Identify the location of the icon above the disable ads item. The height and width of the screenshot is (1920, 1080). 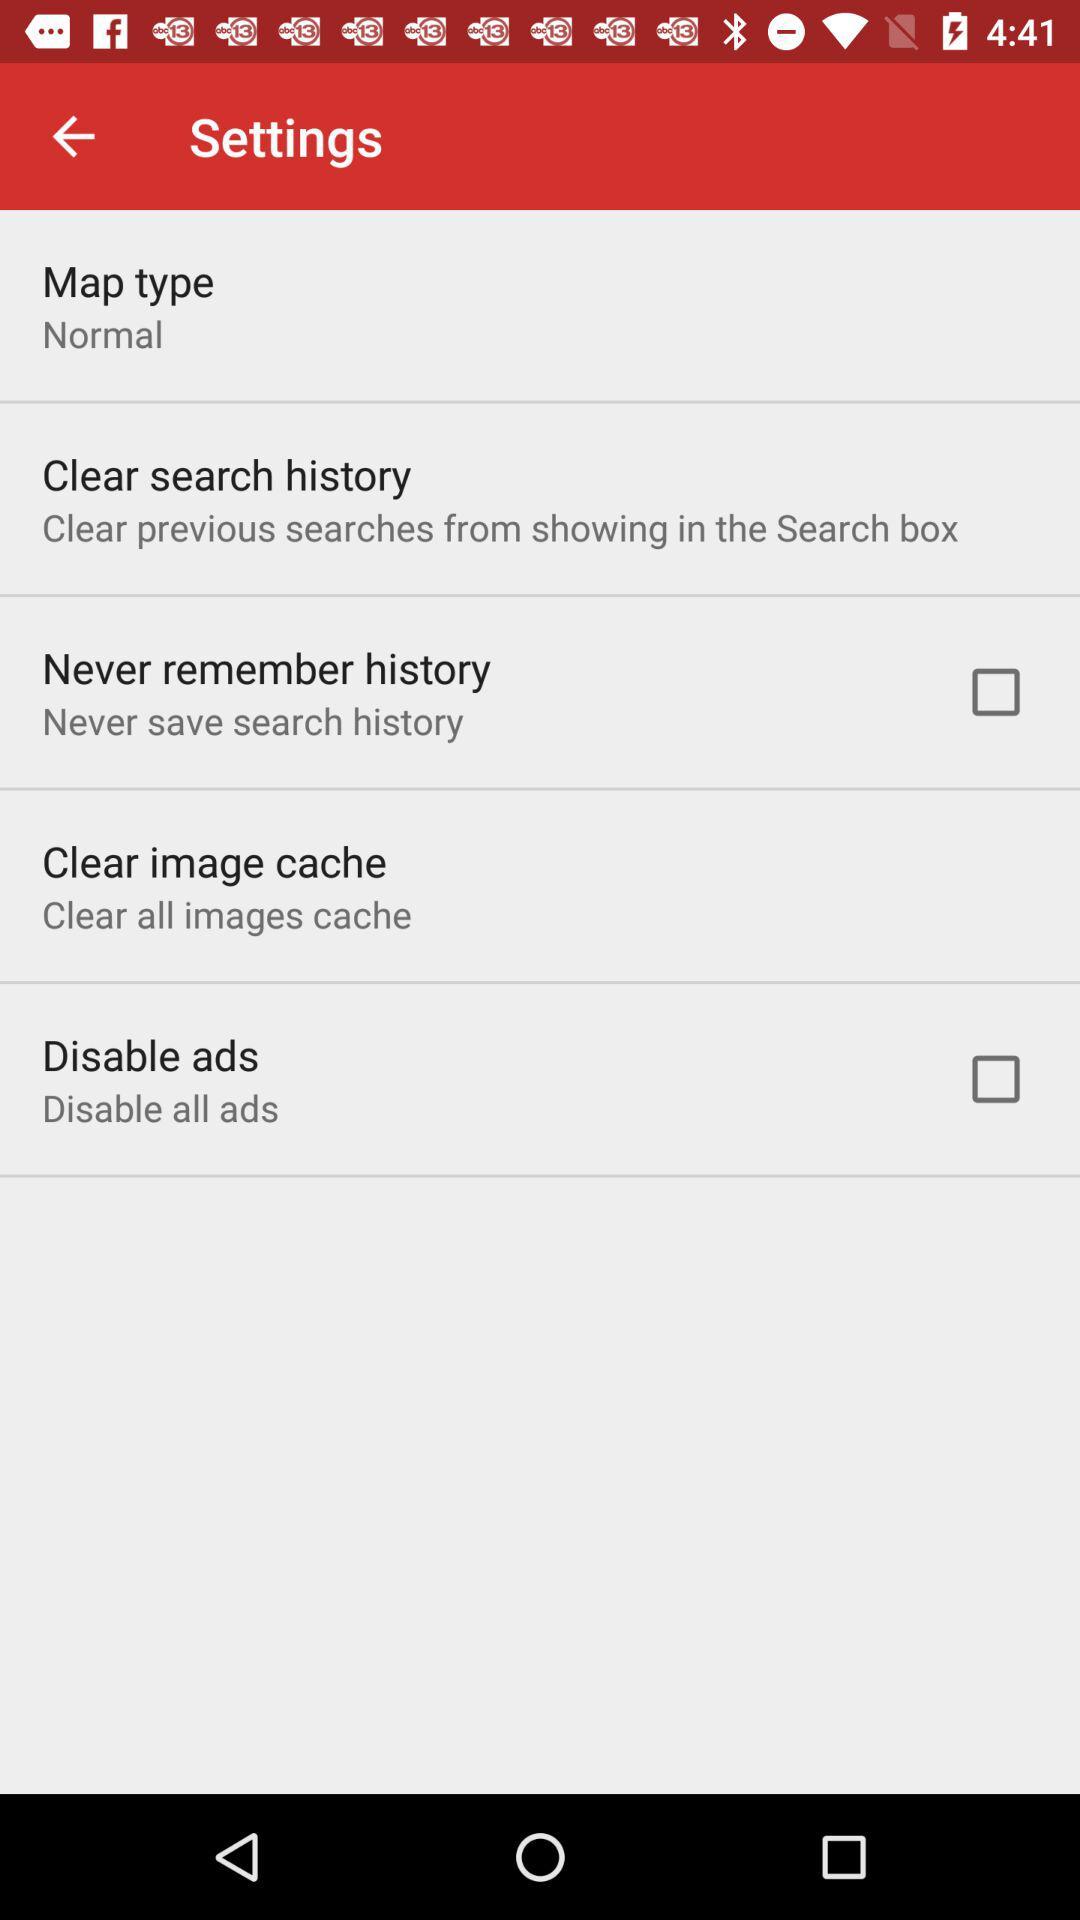
(225, 913).